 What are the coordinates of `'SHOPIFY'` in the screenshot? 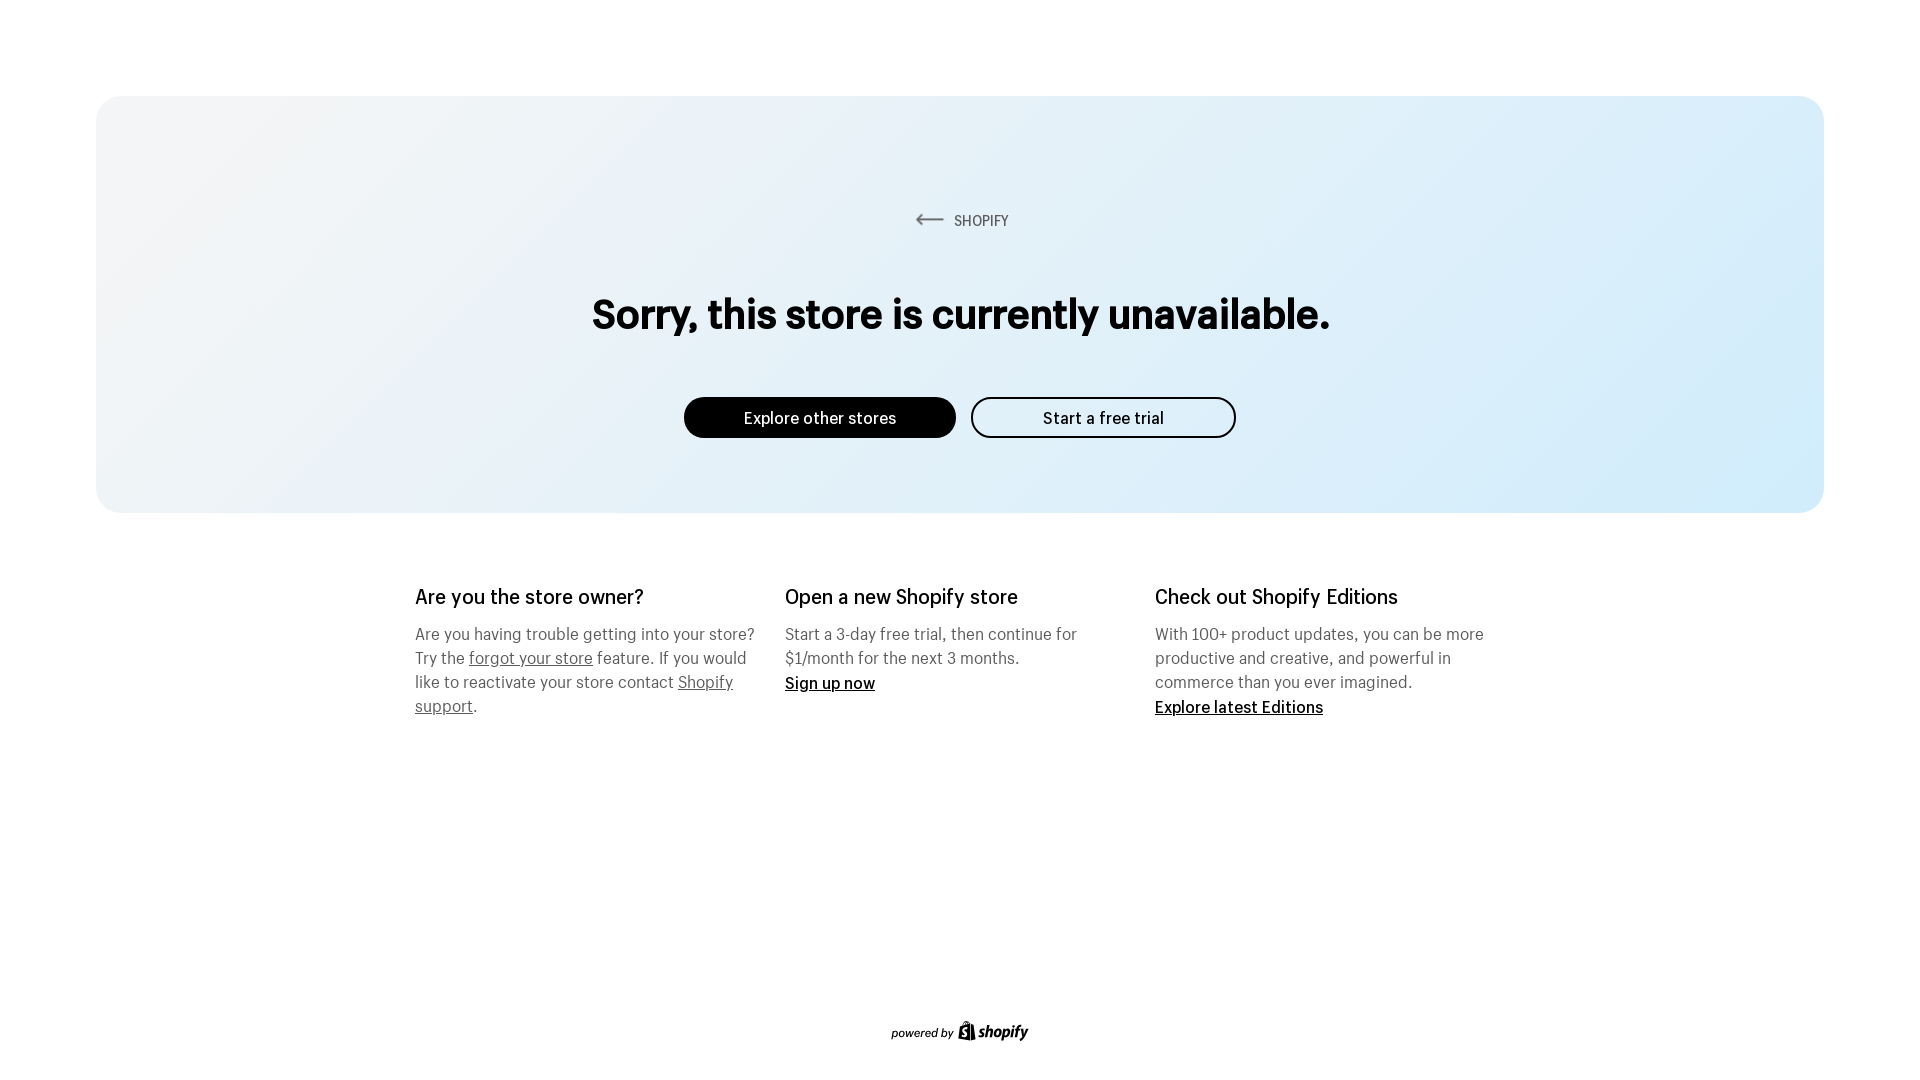 It's located at (960, 220).